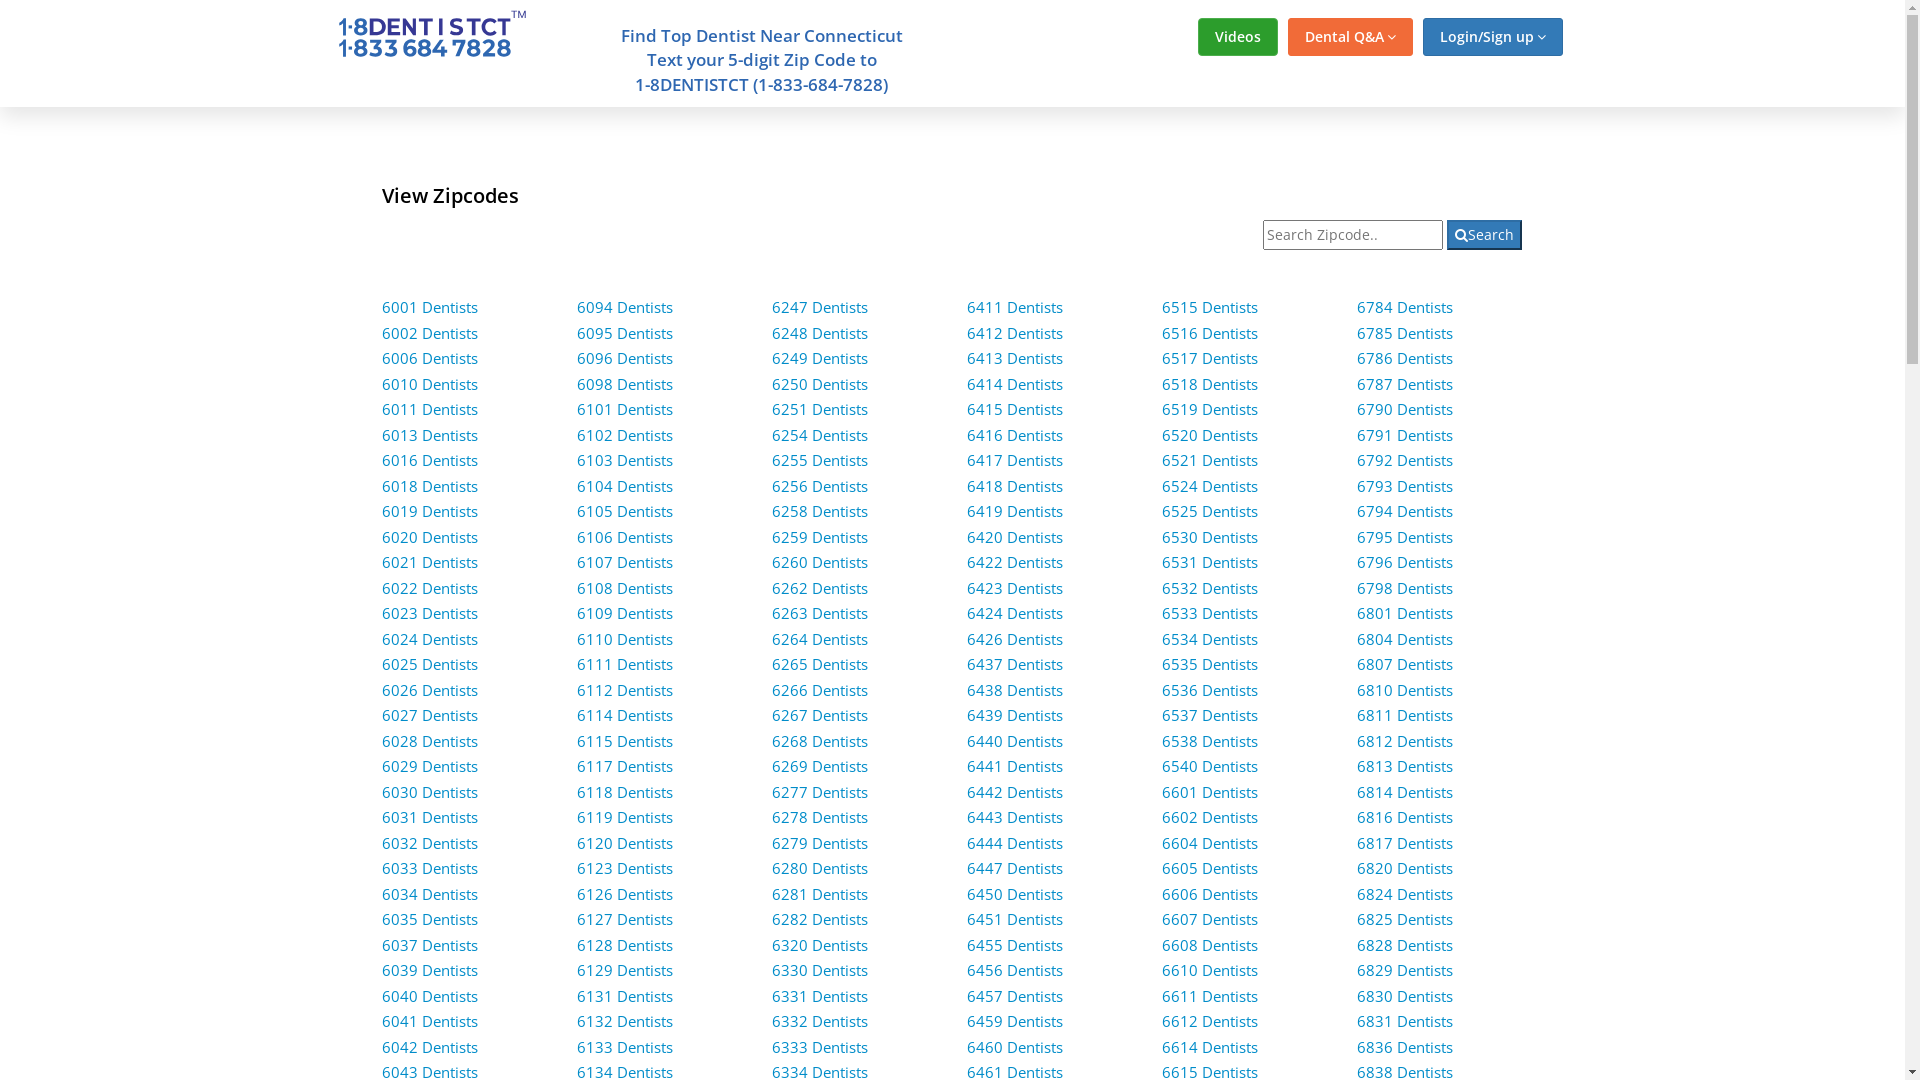  I want to click on '6103 Dentists', so click(623, 459).